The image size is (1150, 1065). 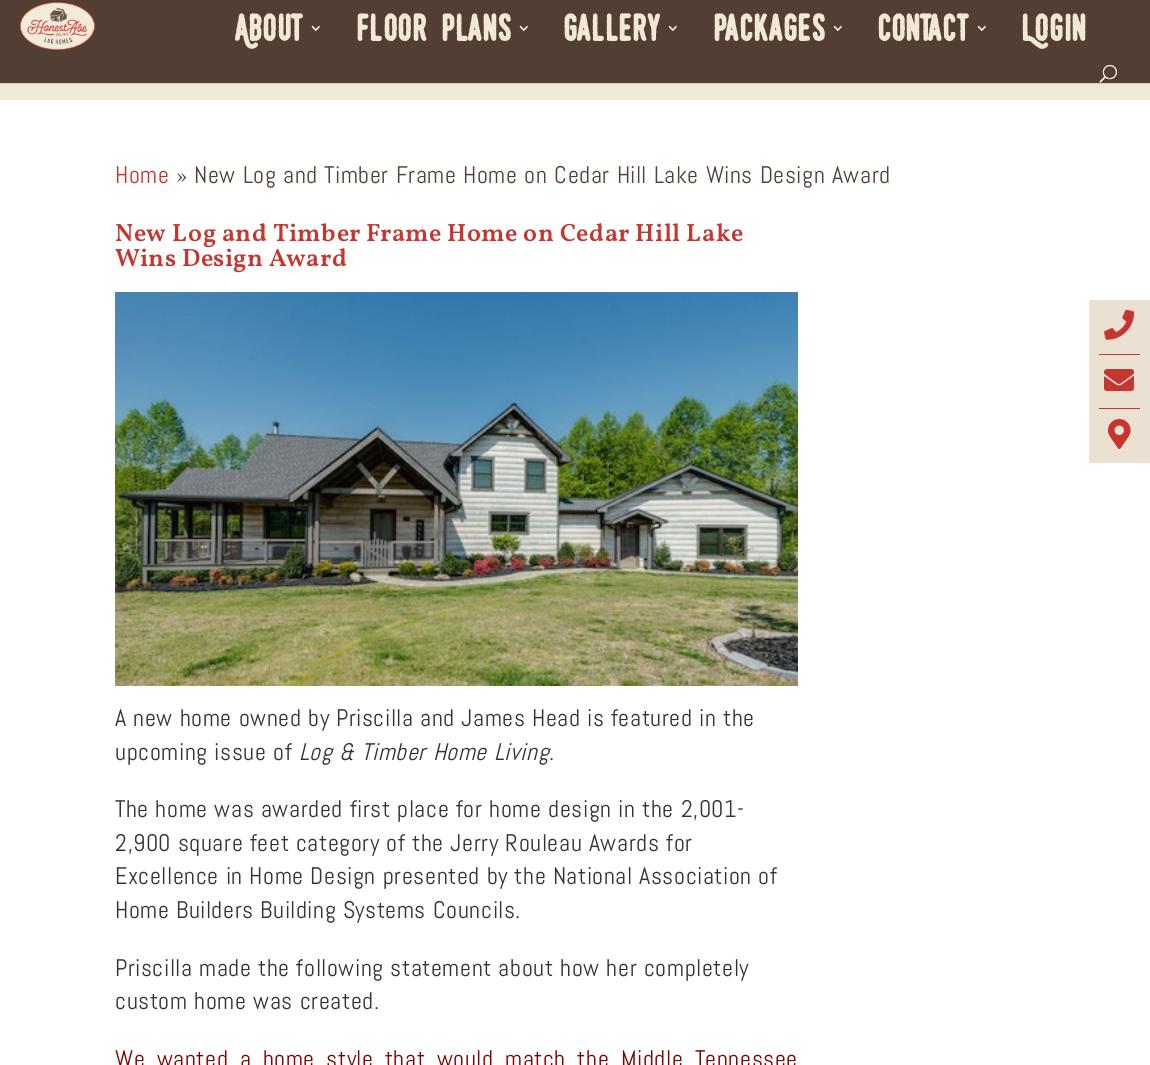 What do you see at coordinates (1052, 47) in the screenshot?
I see `'Login'` at bounding box center [1052, 47].